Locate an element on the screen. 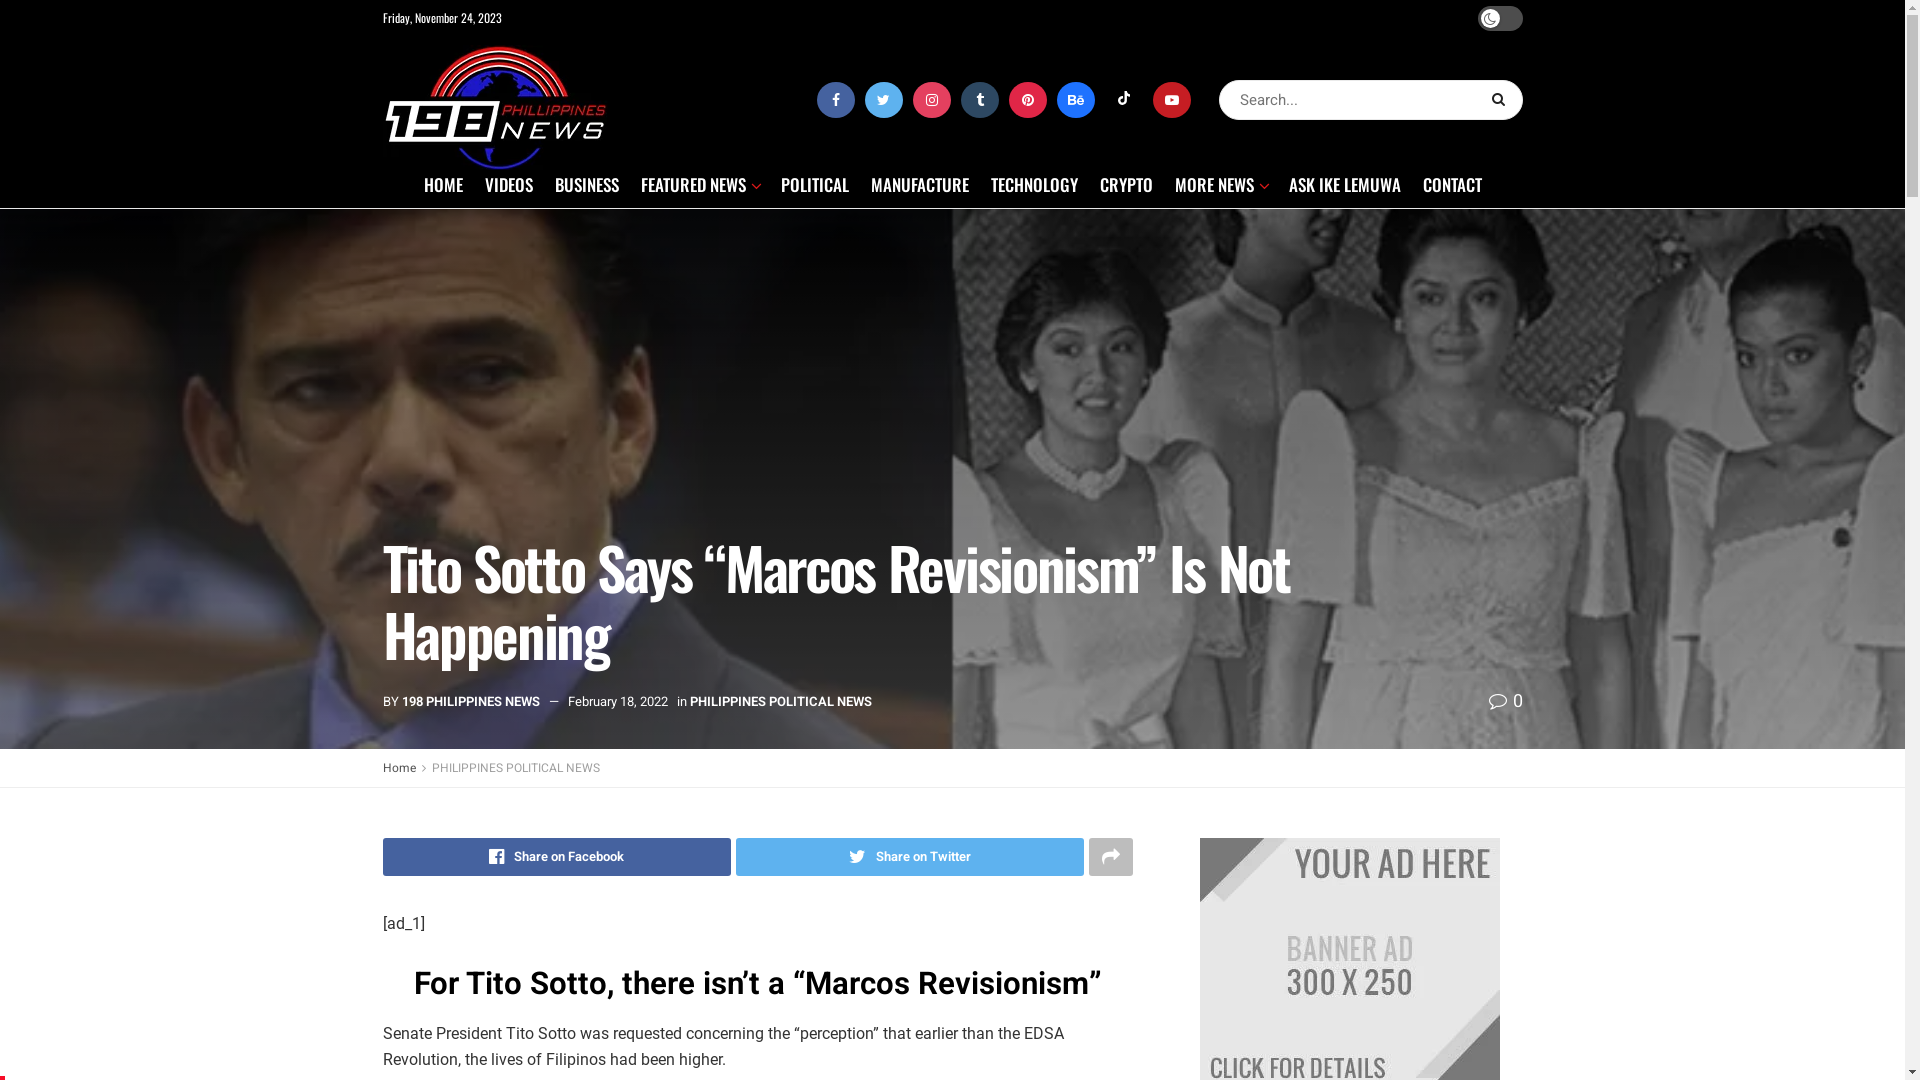 The image size is (1920, 1080). '198 PHILIPPINES NEWS' is located at coordinates (469, 700).